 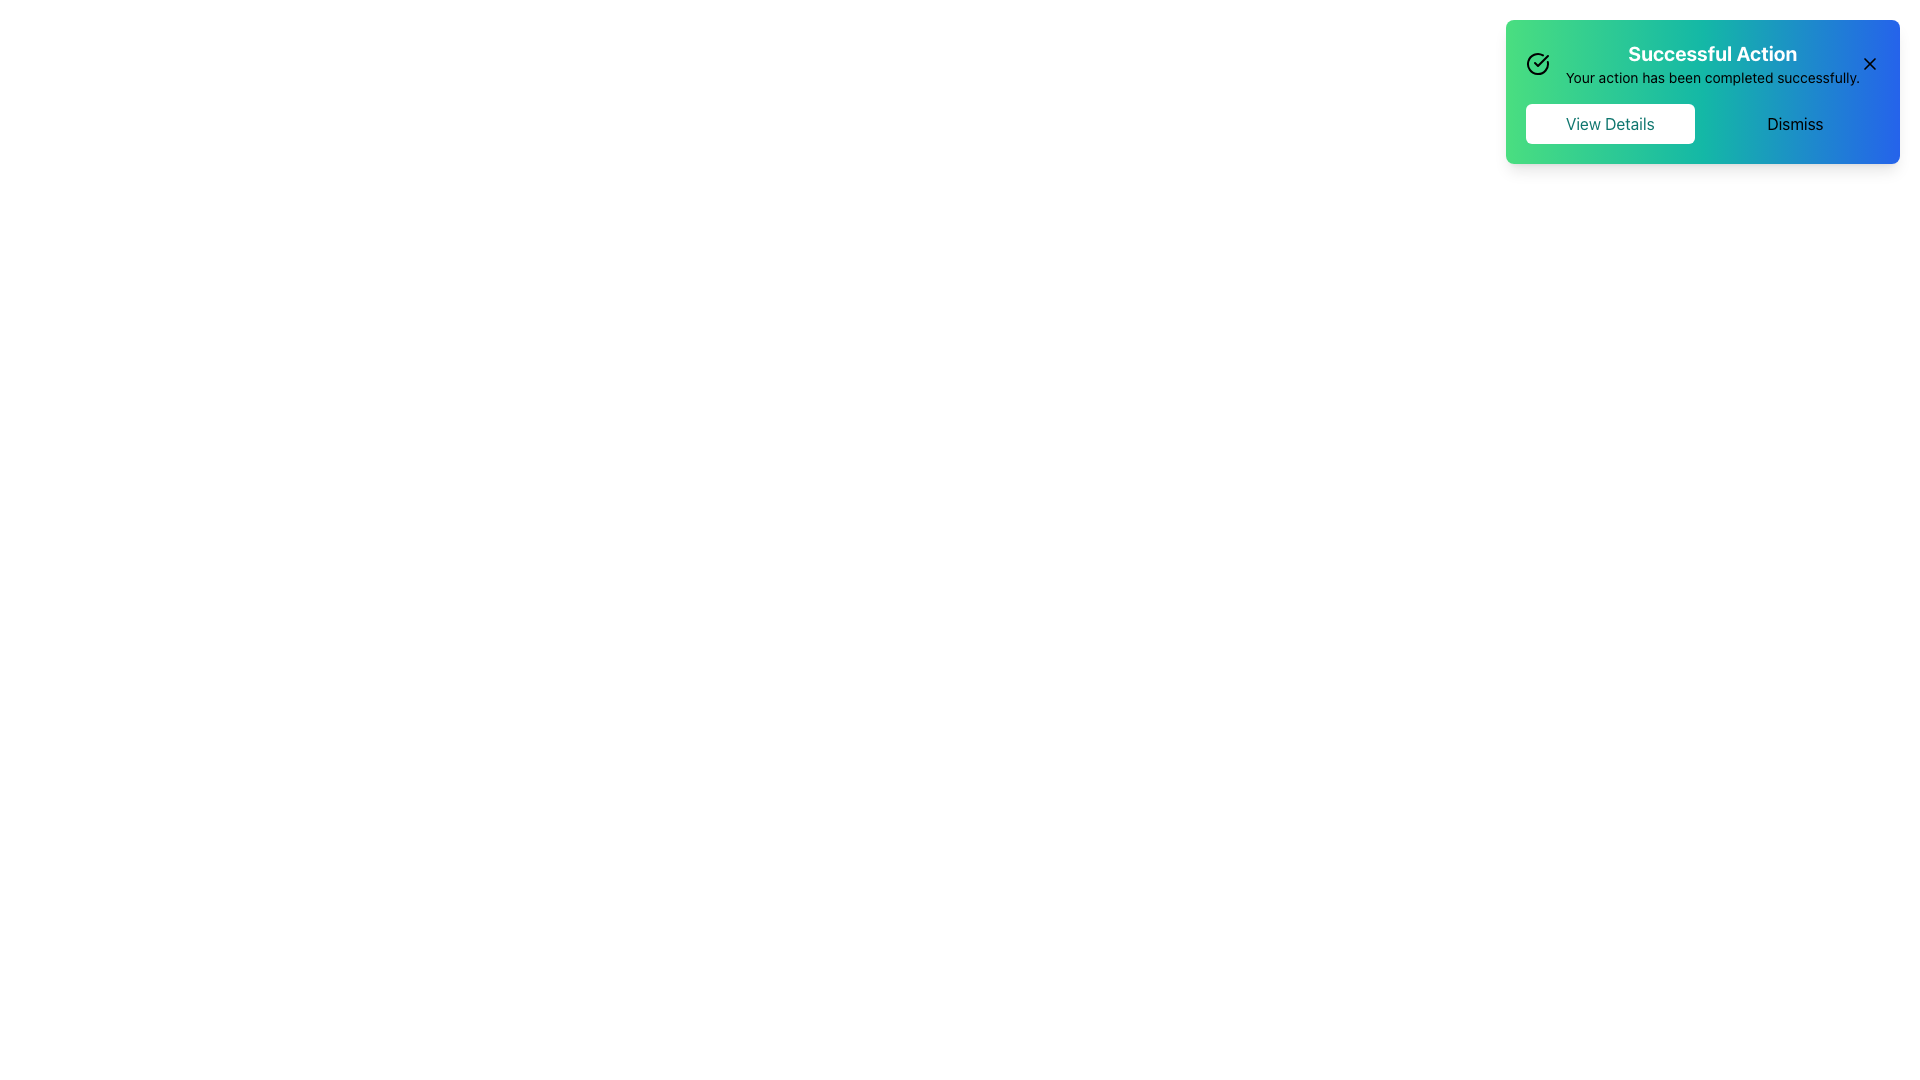 What do you see at coordinates (1536, 63) in the screenshot?
I see `the circular check icon with a green outline and checkmark symbol, located to the left of the 'Successful Action' text in the notification banner` at bounding box center [1536, 63].